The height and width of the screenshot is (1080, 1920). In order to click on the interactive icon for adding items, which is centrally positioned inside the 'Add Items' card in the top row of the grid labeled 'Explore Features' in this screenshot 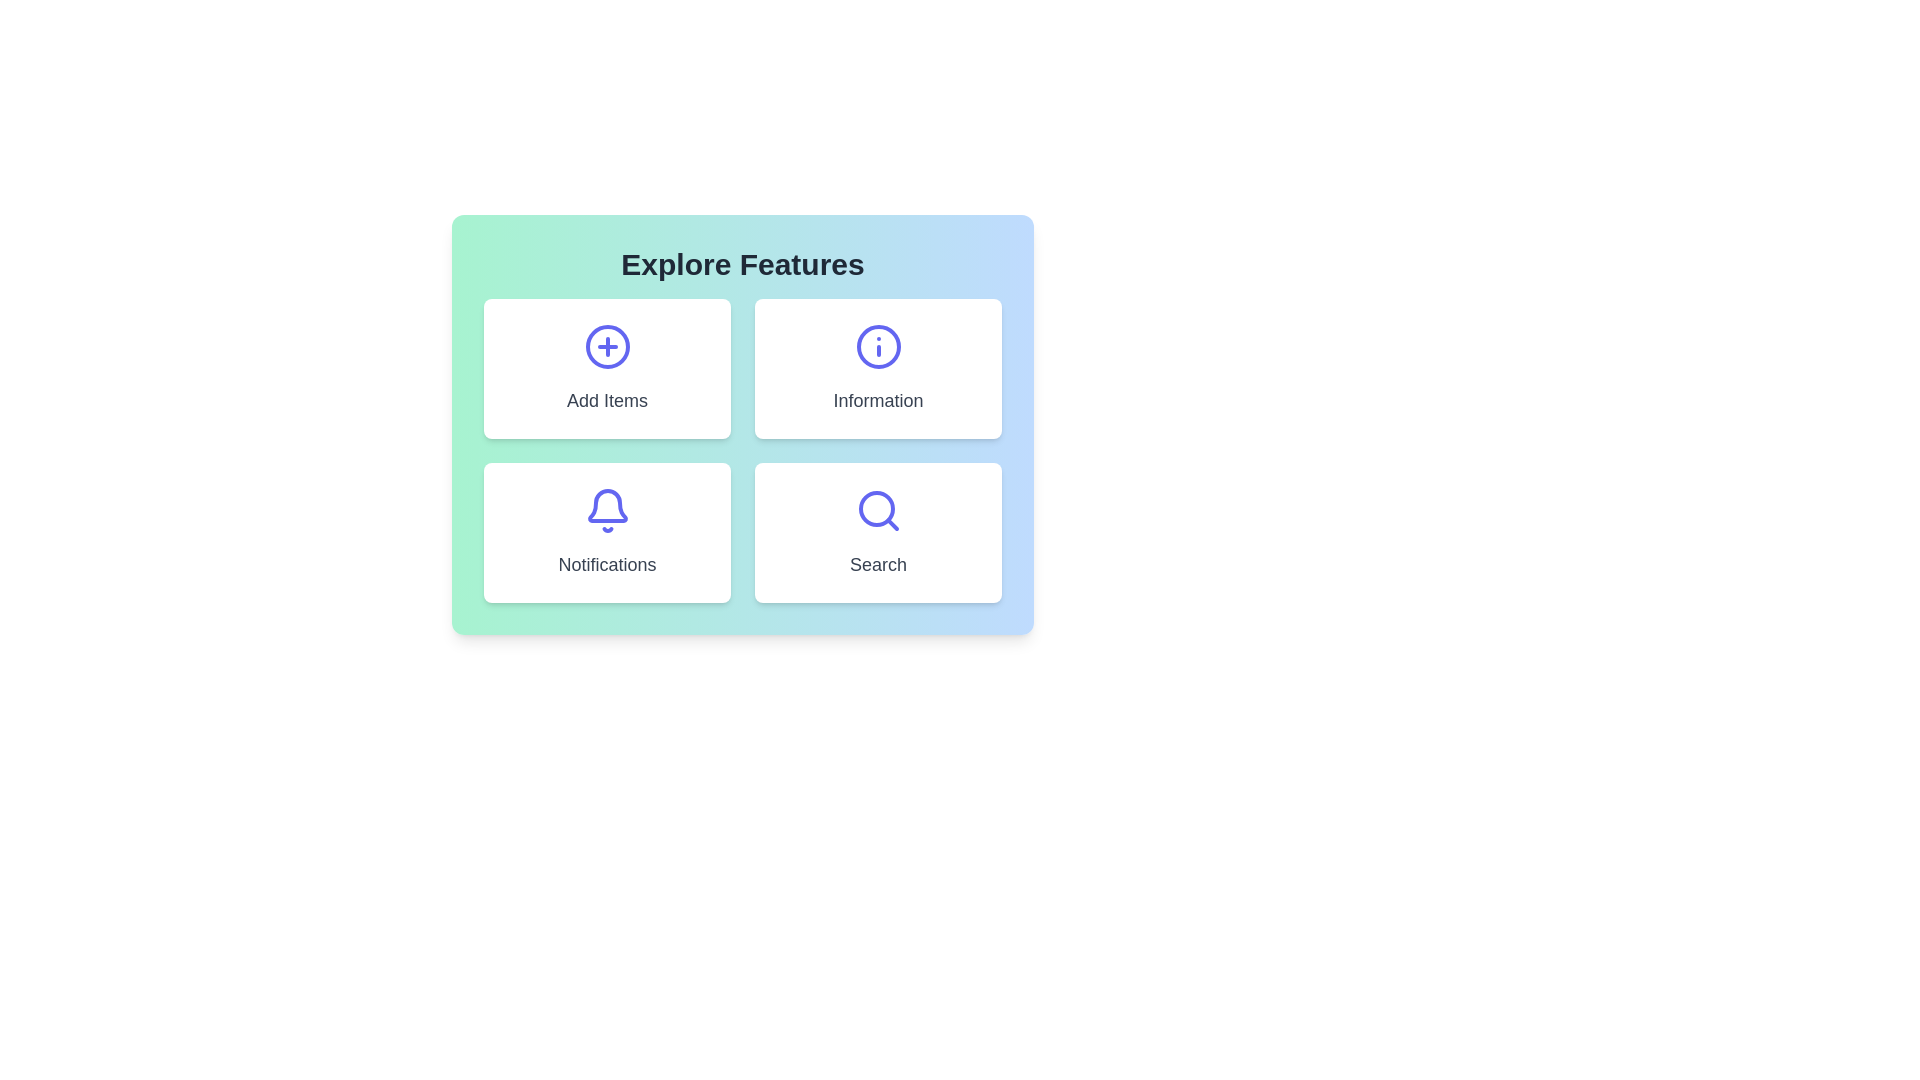, I will do `click(606, 346)`.